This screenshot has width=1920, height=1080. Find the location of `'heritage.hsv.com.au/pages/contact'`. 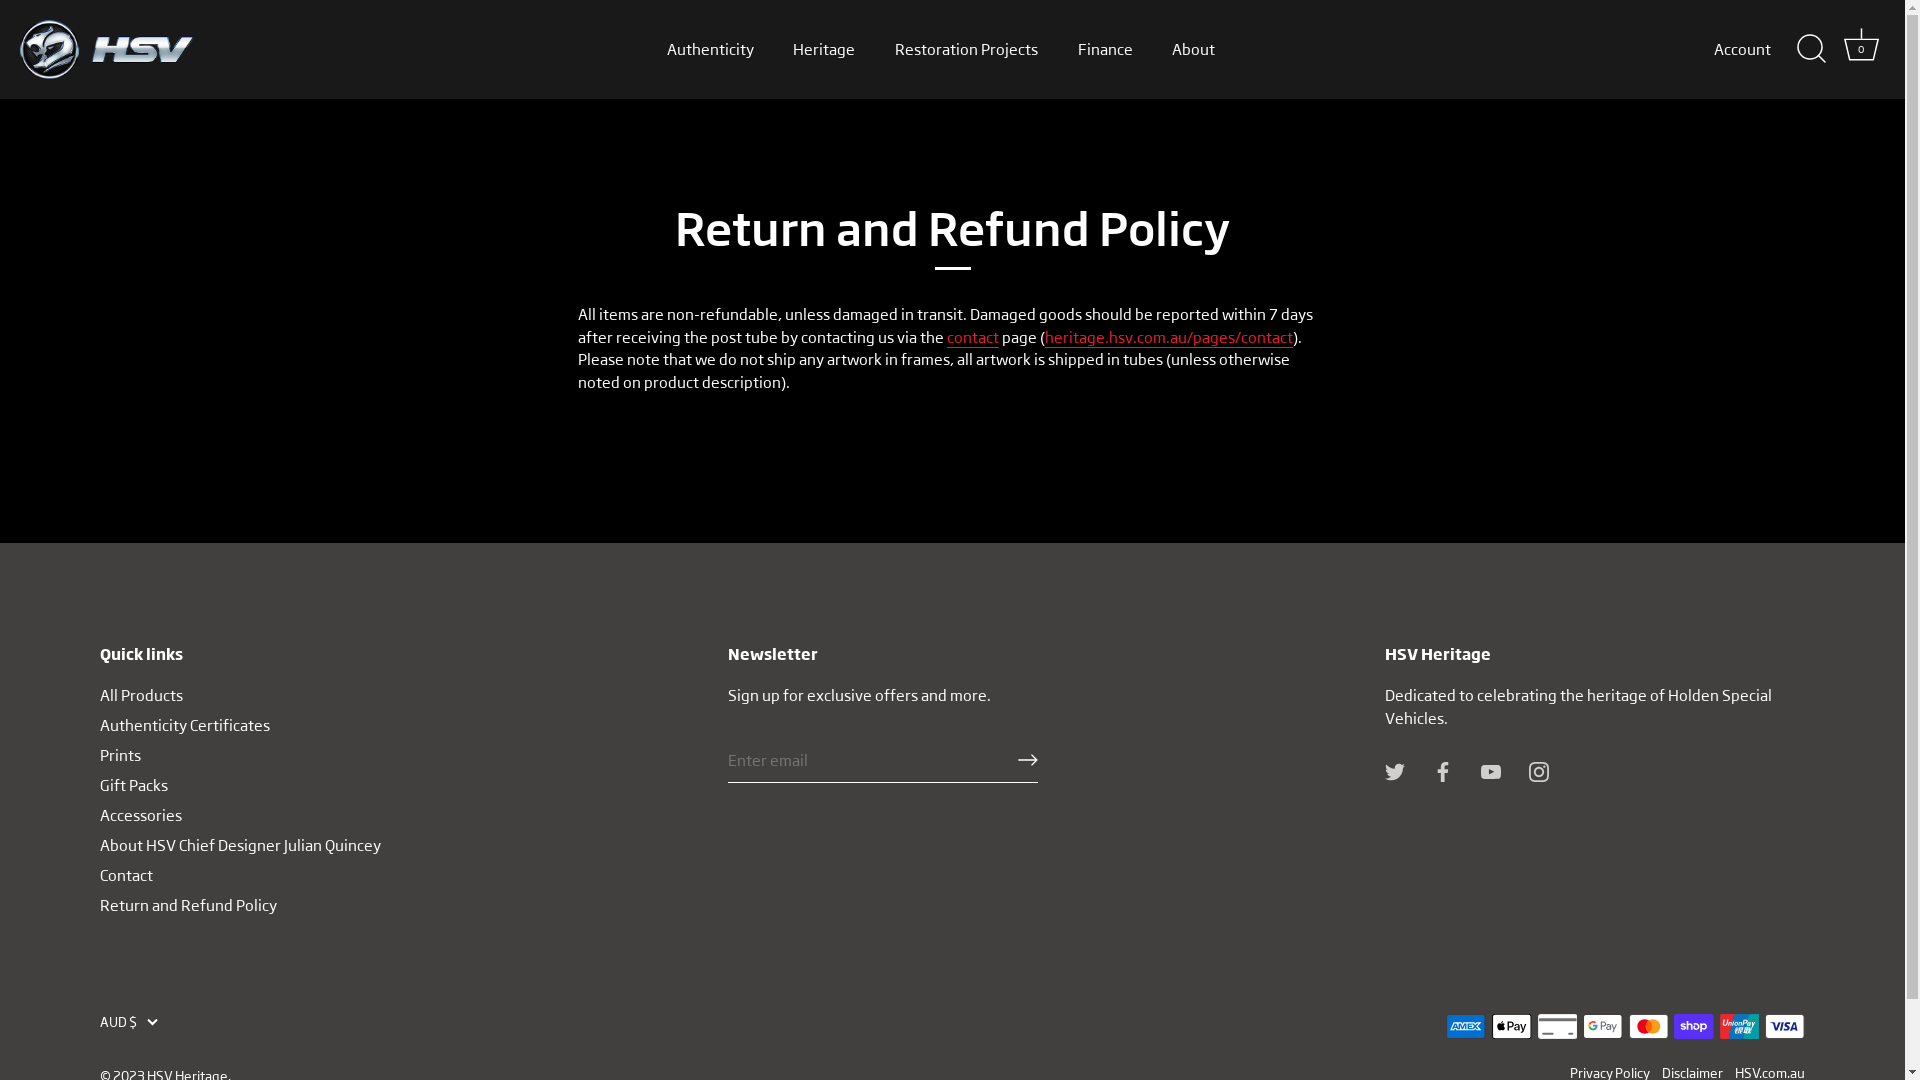

'heritage.hsv.com.au/pages/contact' is located at coordinates (1167, 335).